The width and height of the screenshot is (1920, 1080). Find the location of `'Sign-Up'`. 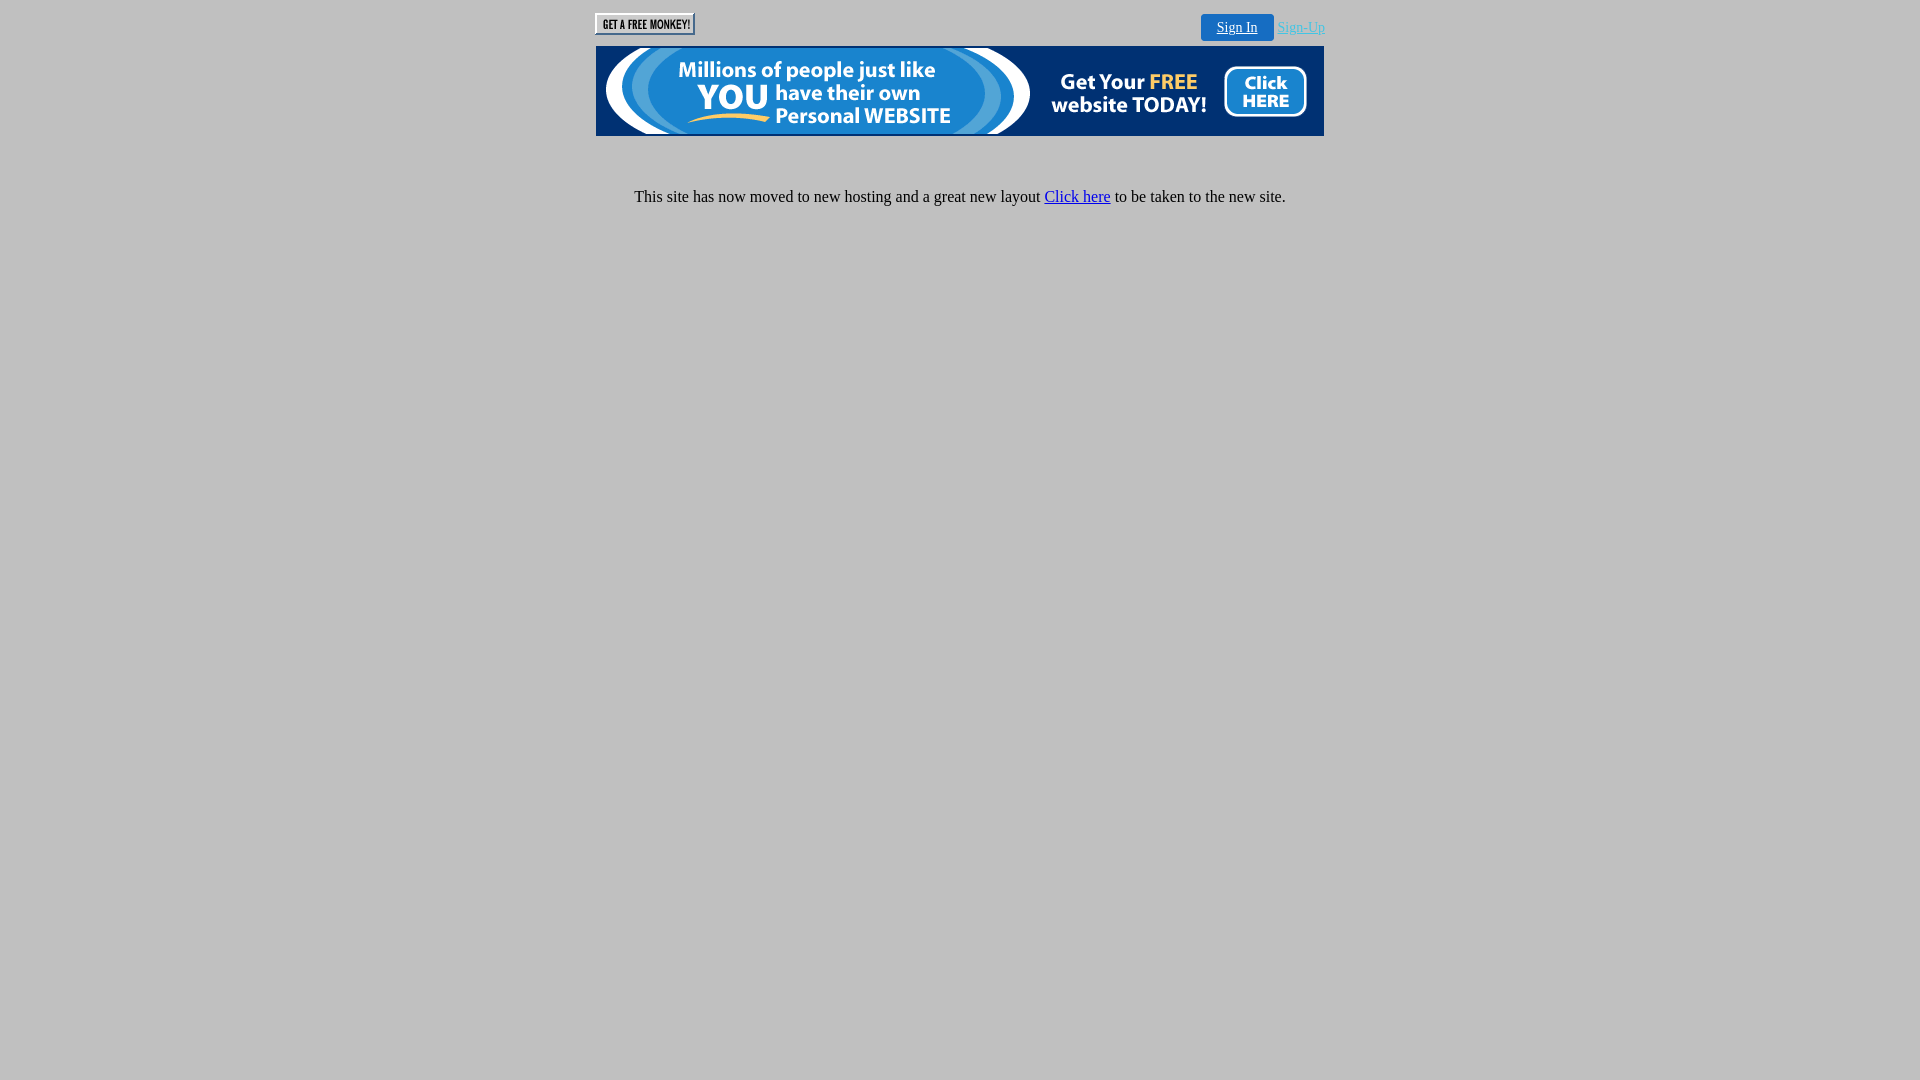

'Sign-Up' is located at coordinates (1301, 27).